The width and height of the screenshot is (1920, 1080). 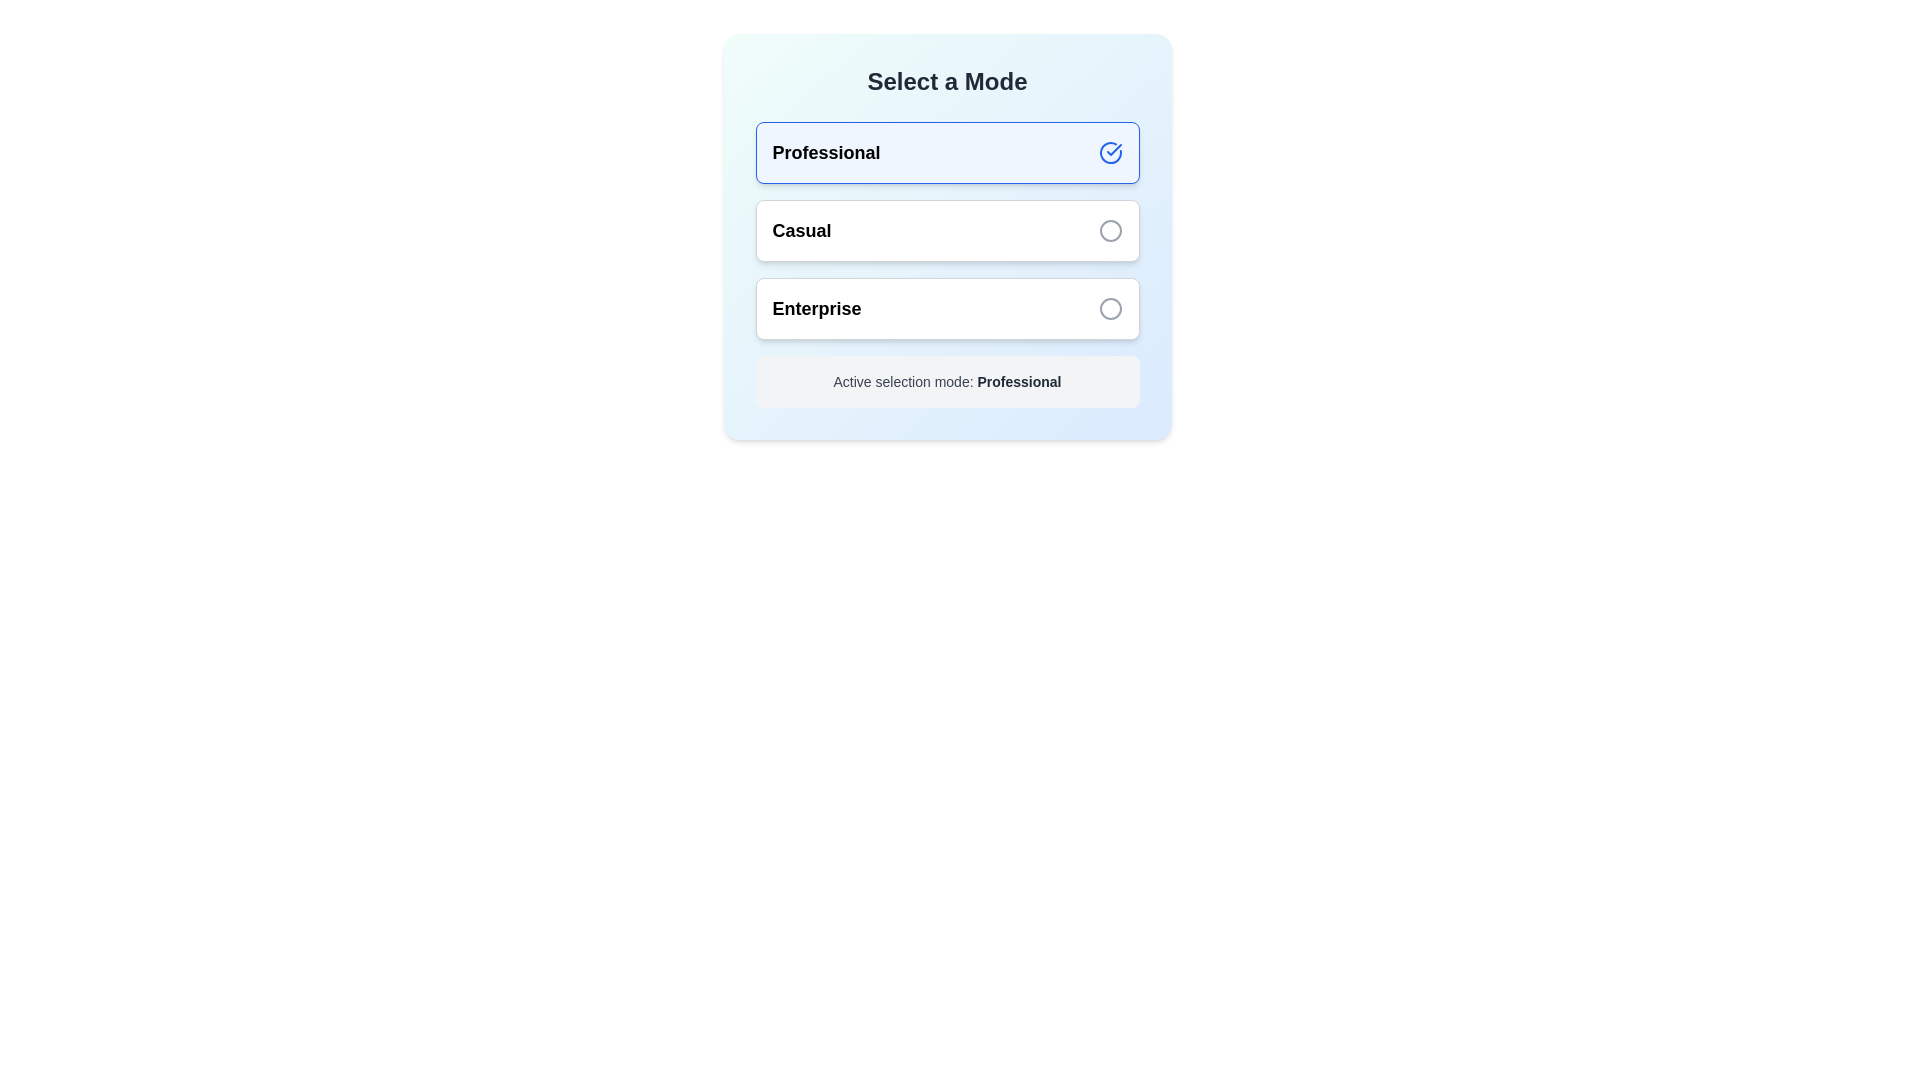 I want to click on the Text Display Area that informs about the currently selected mode, located at the bottom of the section under the 'Professional', 'Casual', and 'Enterprise' options, so click(x=946, y=381).